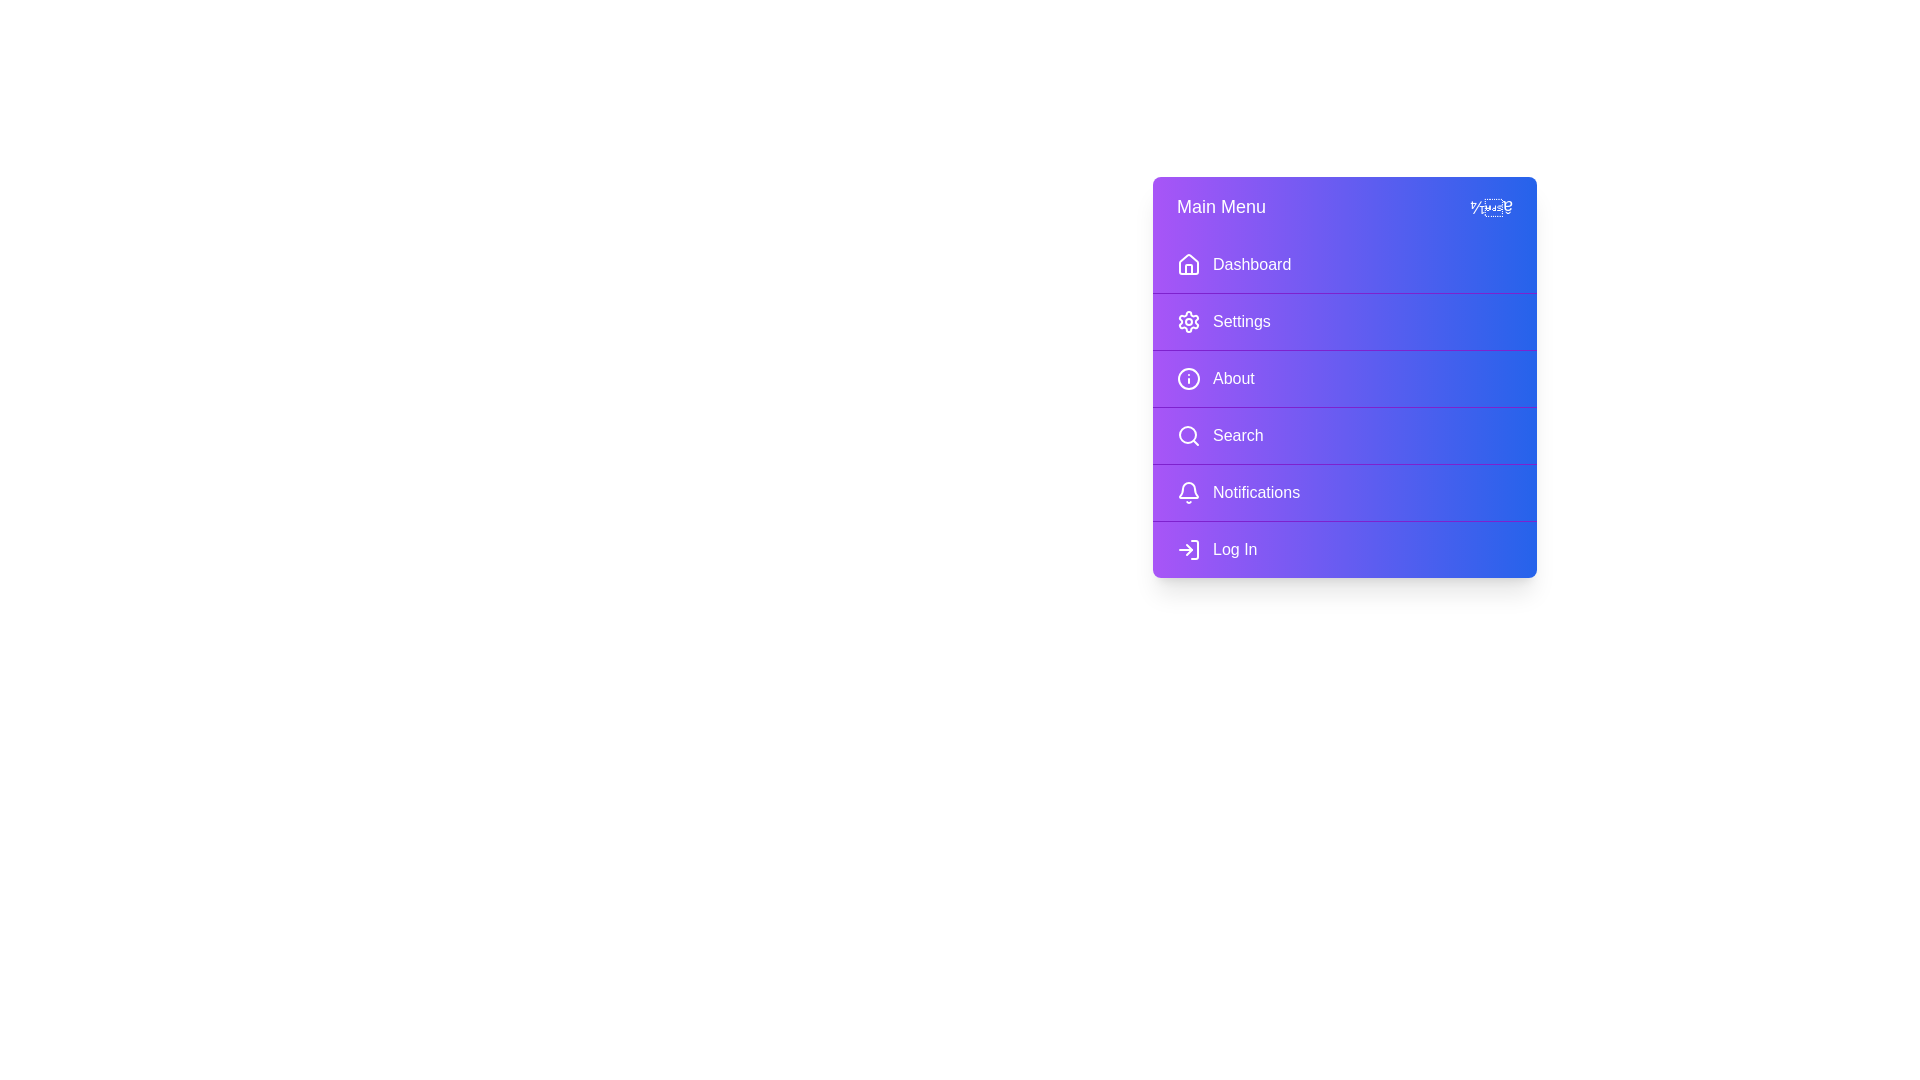  Describe the element at coordinates (1344, 378) in the screenshot. I see `the menu item About to highlight it` at that location.